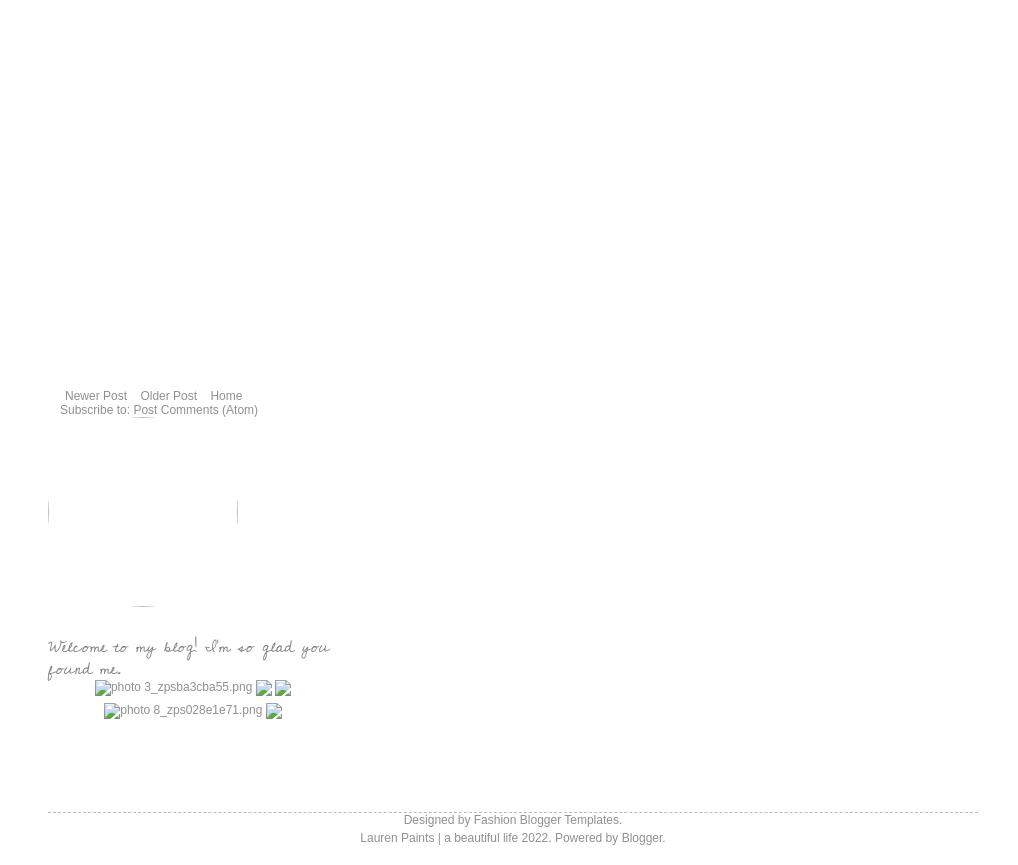 The image size is (1018, 865). I want to click on 'Home', so click(224, 395).